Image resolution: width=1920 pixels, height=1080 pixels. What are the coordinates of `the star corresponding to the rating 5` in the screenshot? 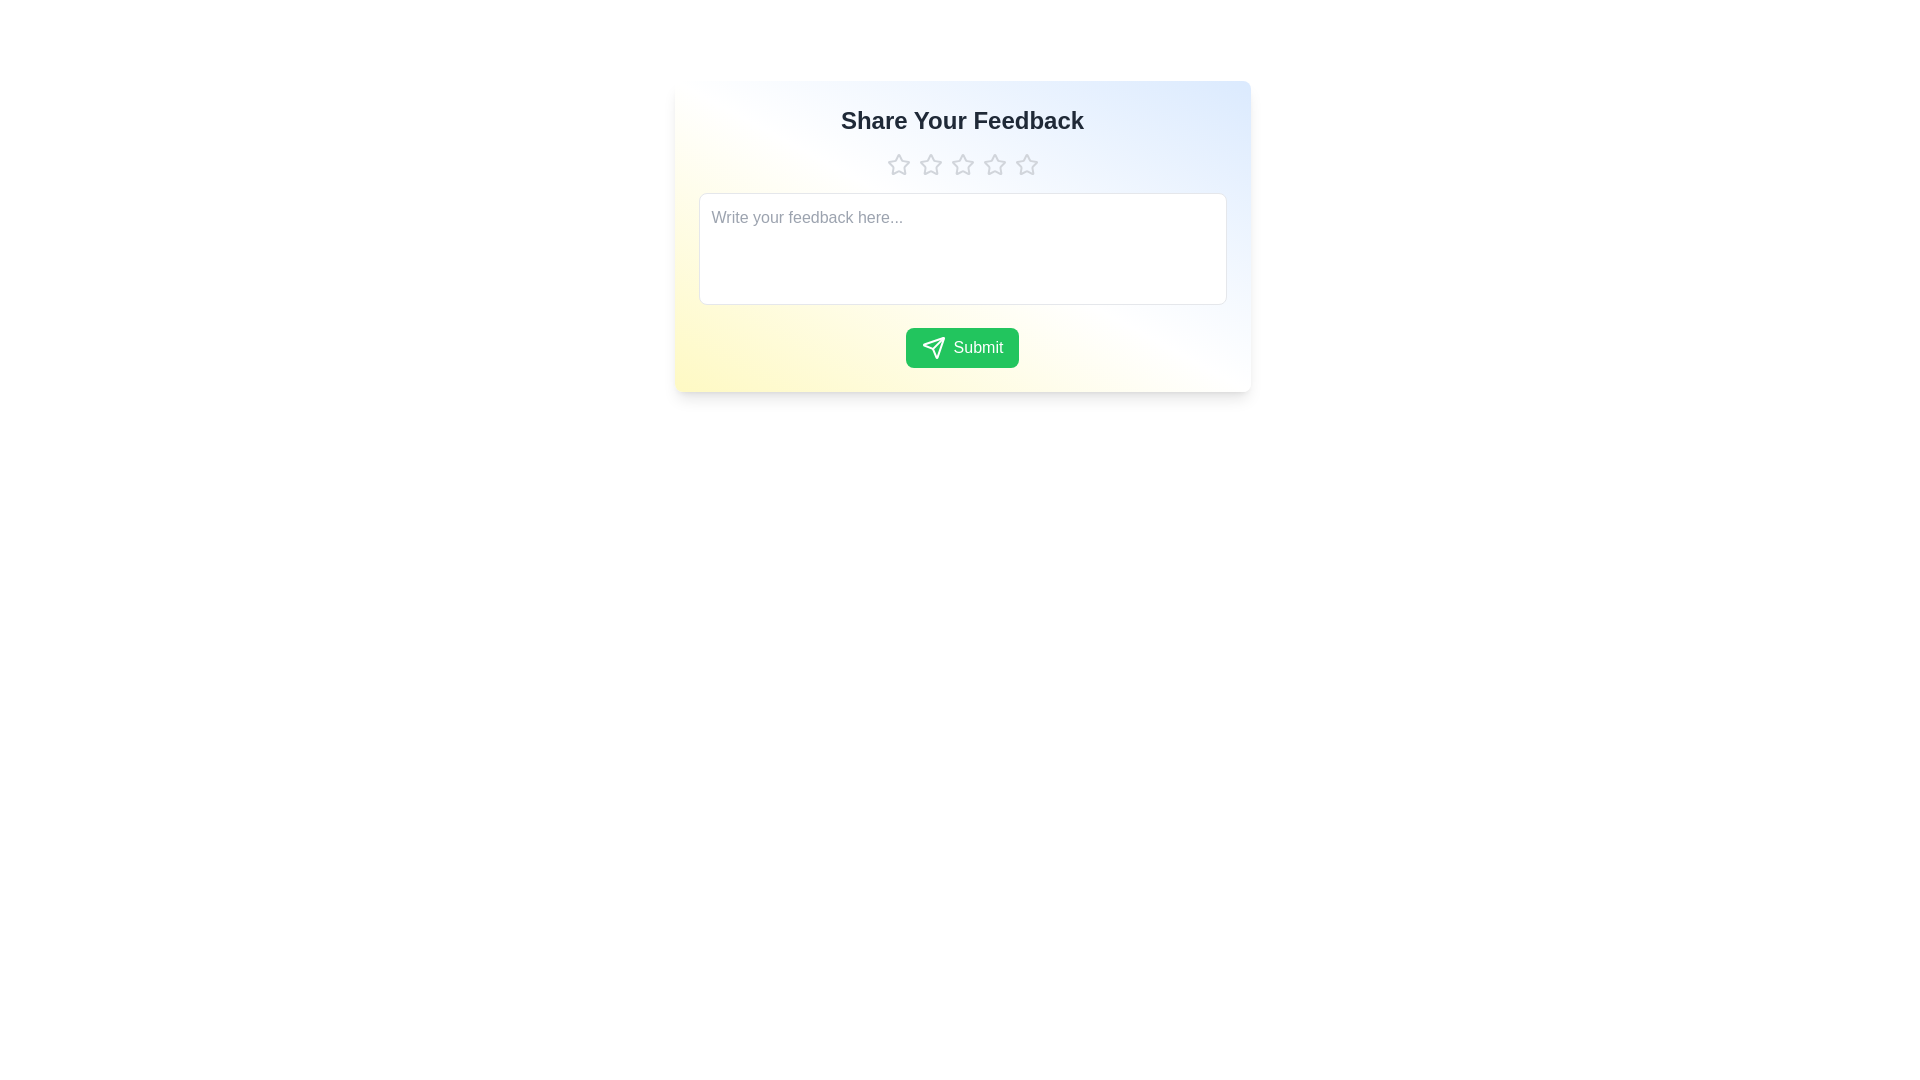 It's located at (1026, 164).